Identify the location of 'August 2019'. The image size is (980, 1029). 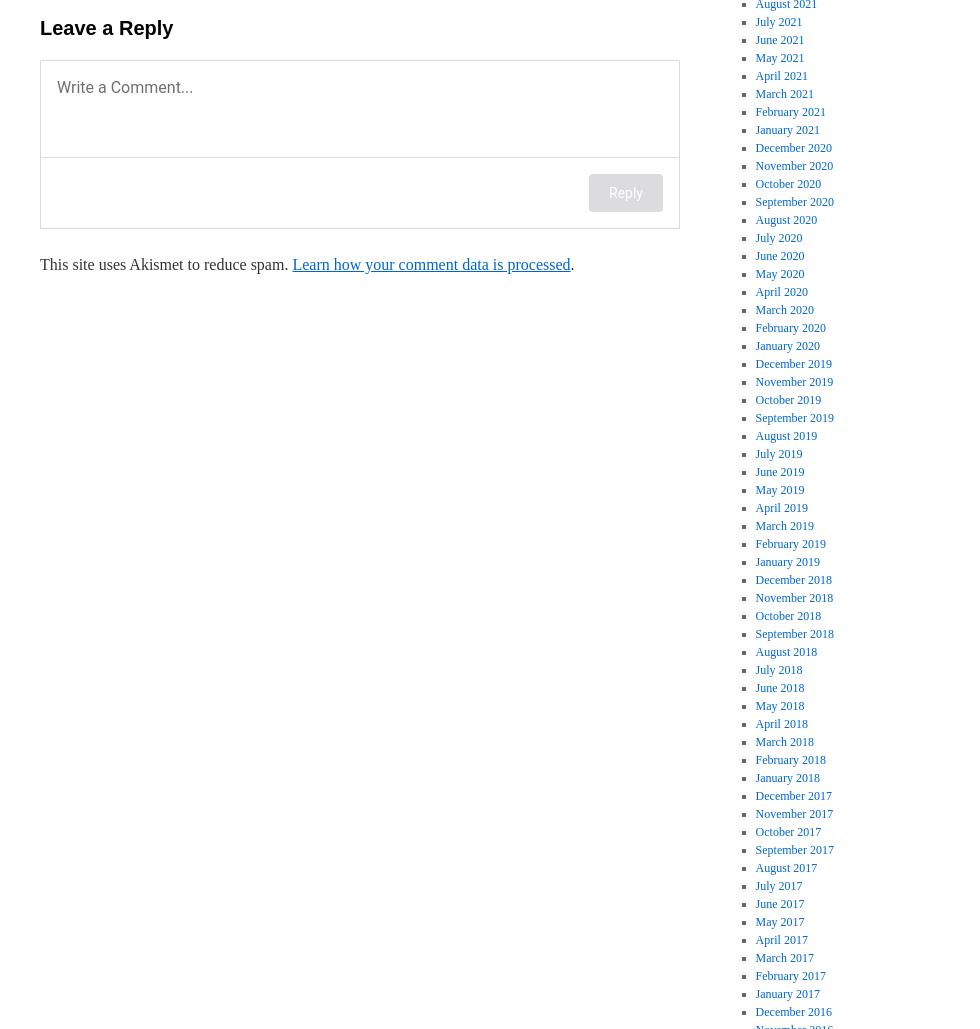
(785, 434).